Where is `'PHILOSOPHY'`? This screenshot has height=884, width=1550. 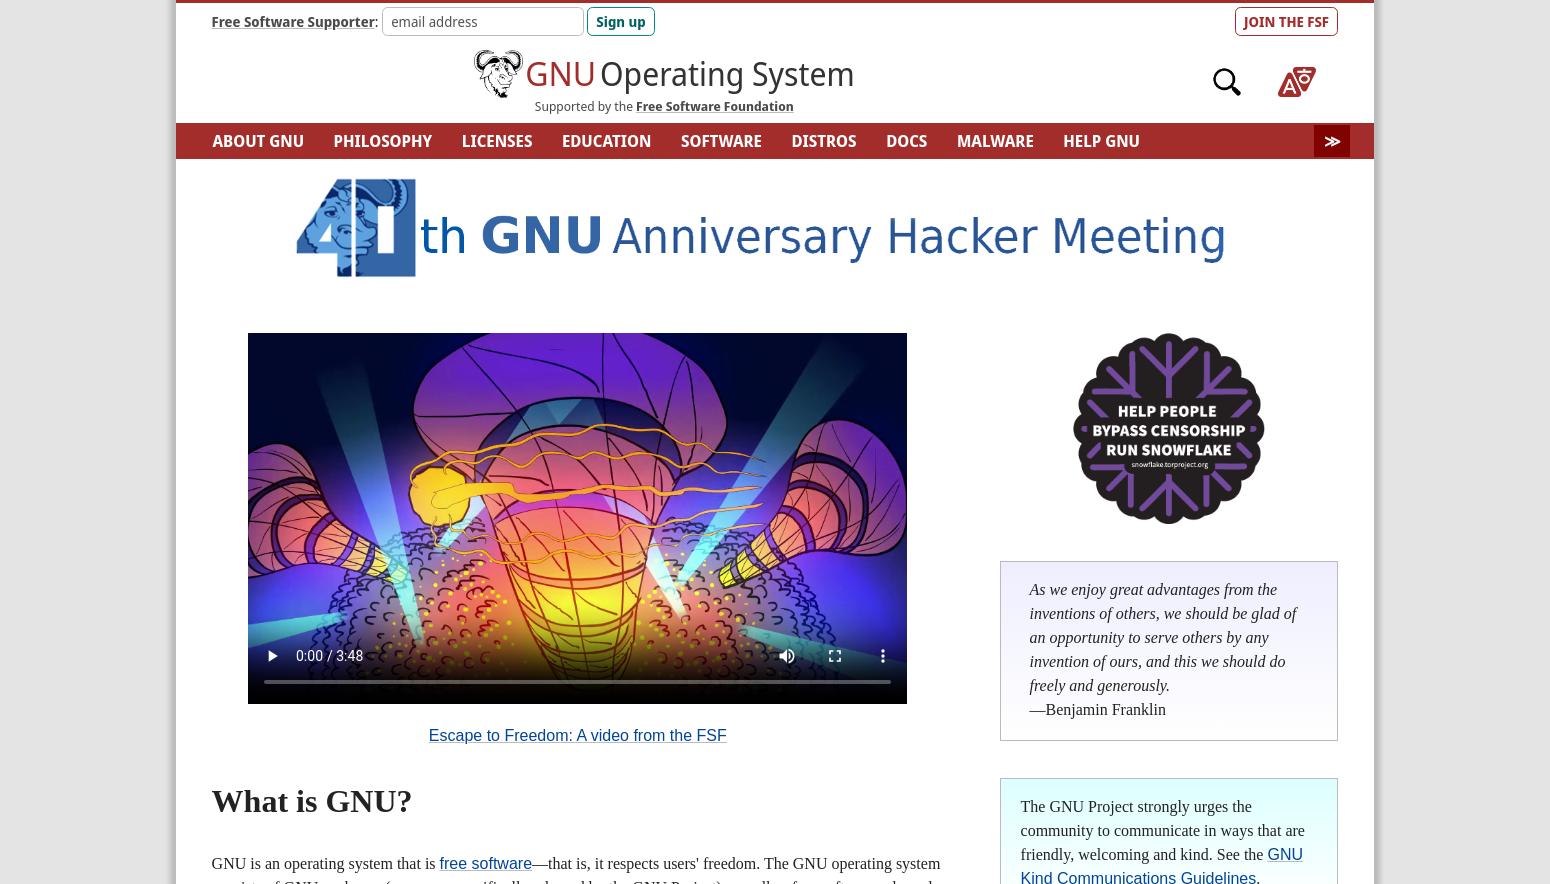
'PHILOSOPHY' is located at coordinates (331, 139).